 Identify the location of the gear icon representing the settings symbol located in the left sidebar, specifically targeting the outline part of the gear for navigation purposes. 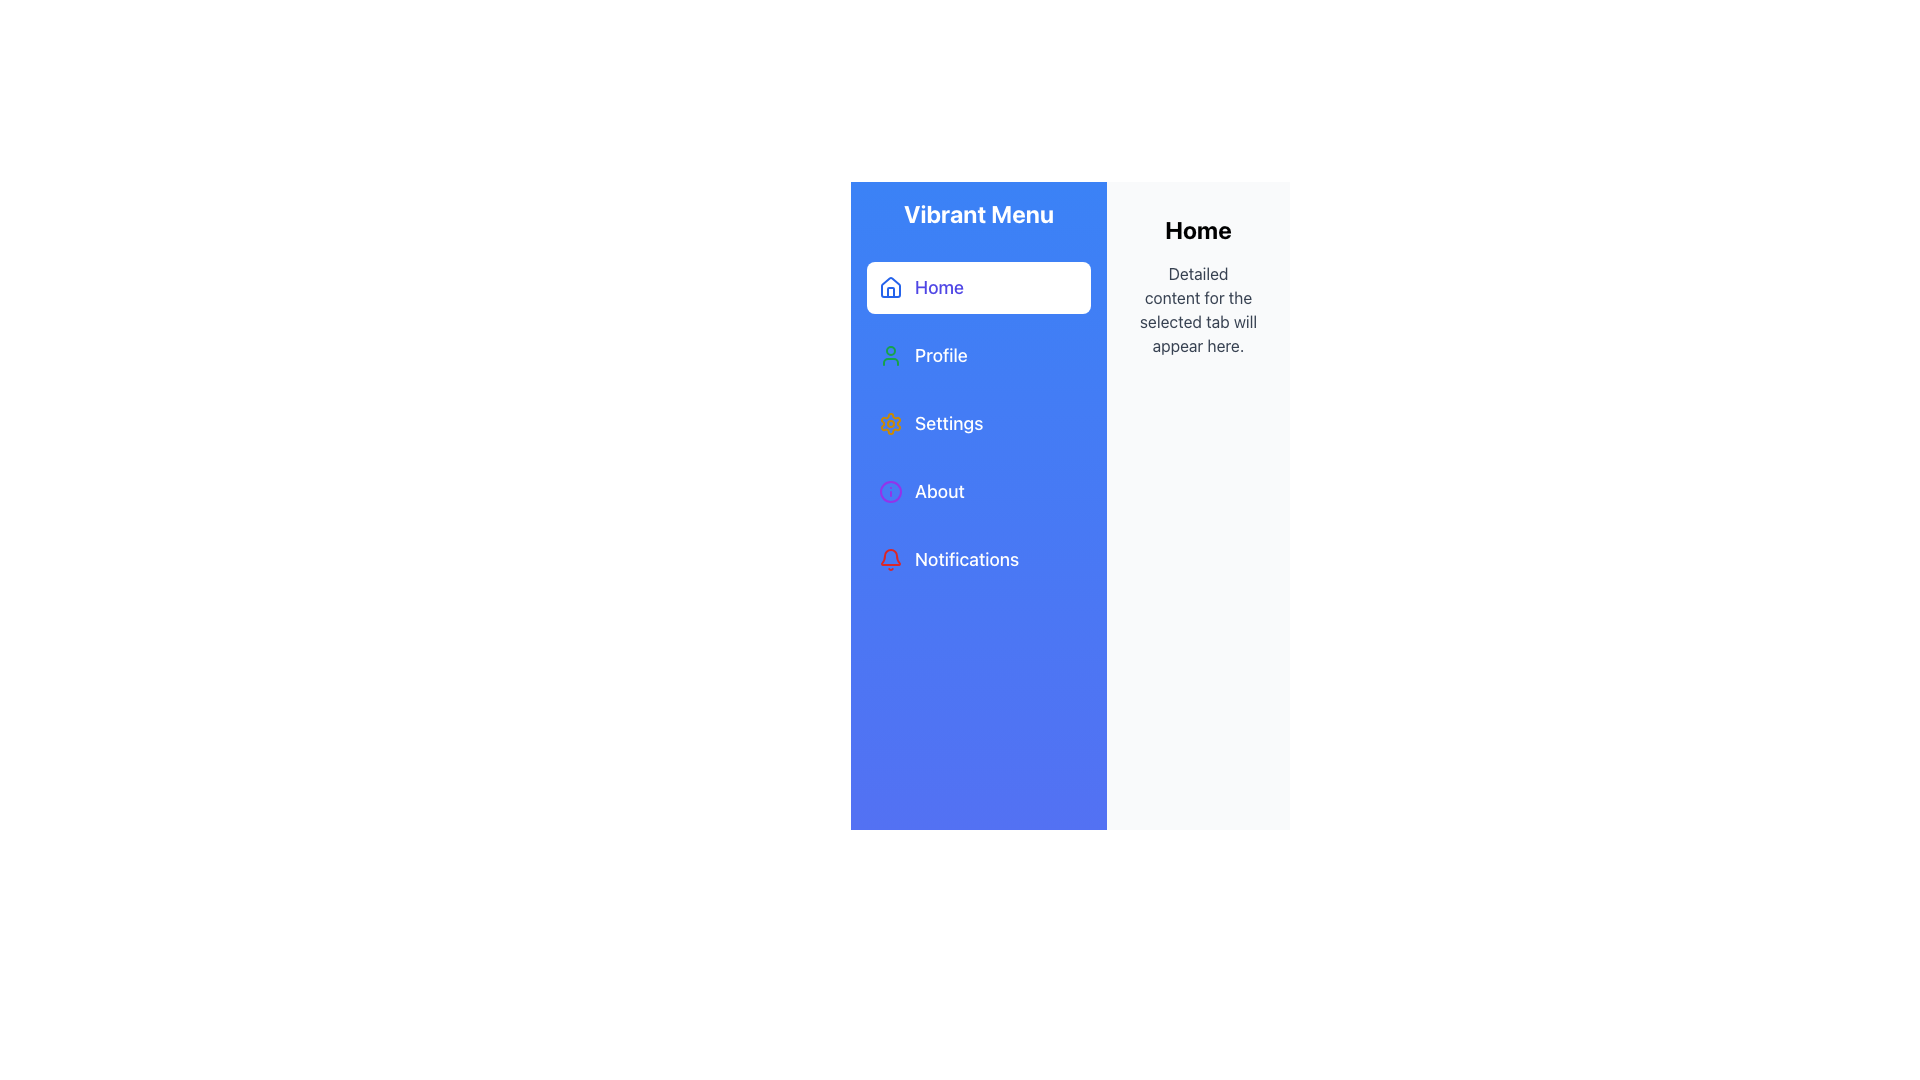
(890, 423).